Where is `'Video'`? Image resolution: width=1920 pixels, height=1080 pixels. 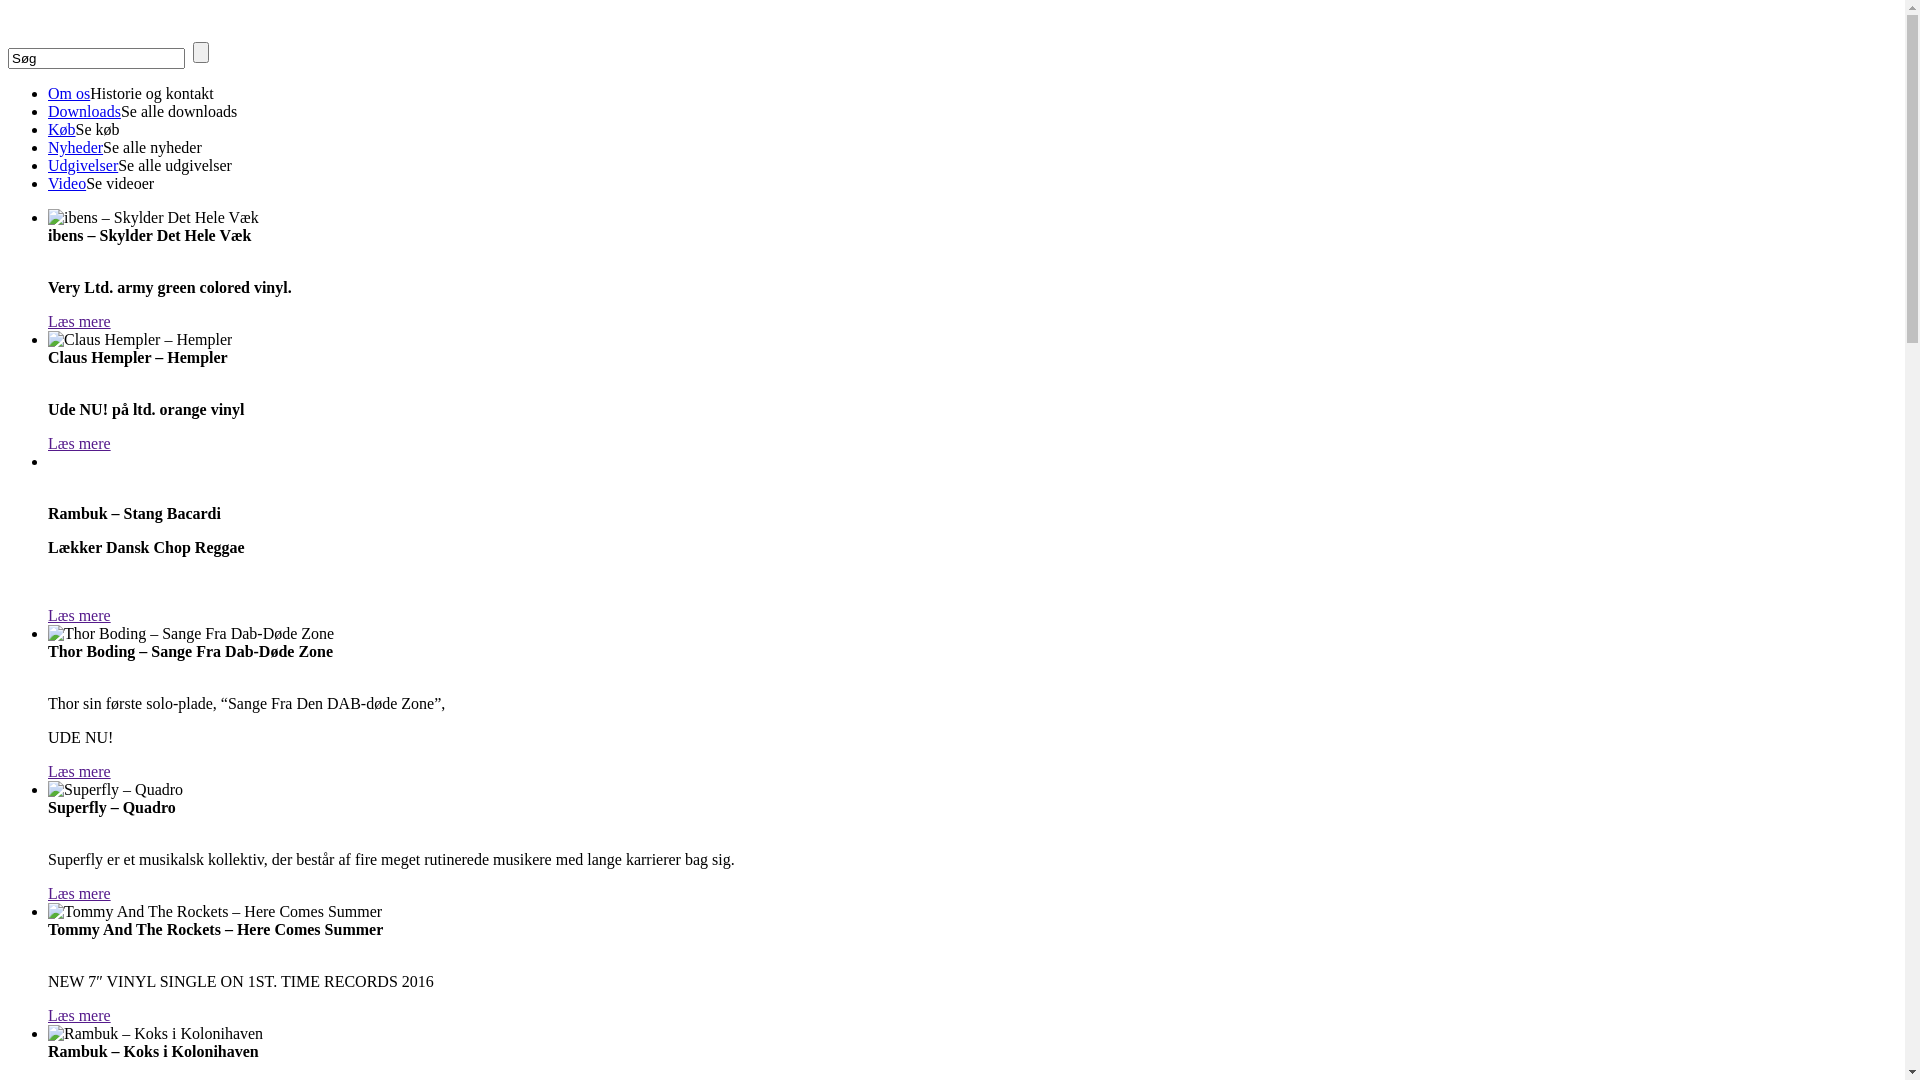
'Video' is located at coordinates (67, 183).